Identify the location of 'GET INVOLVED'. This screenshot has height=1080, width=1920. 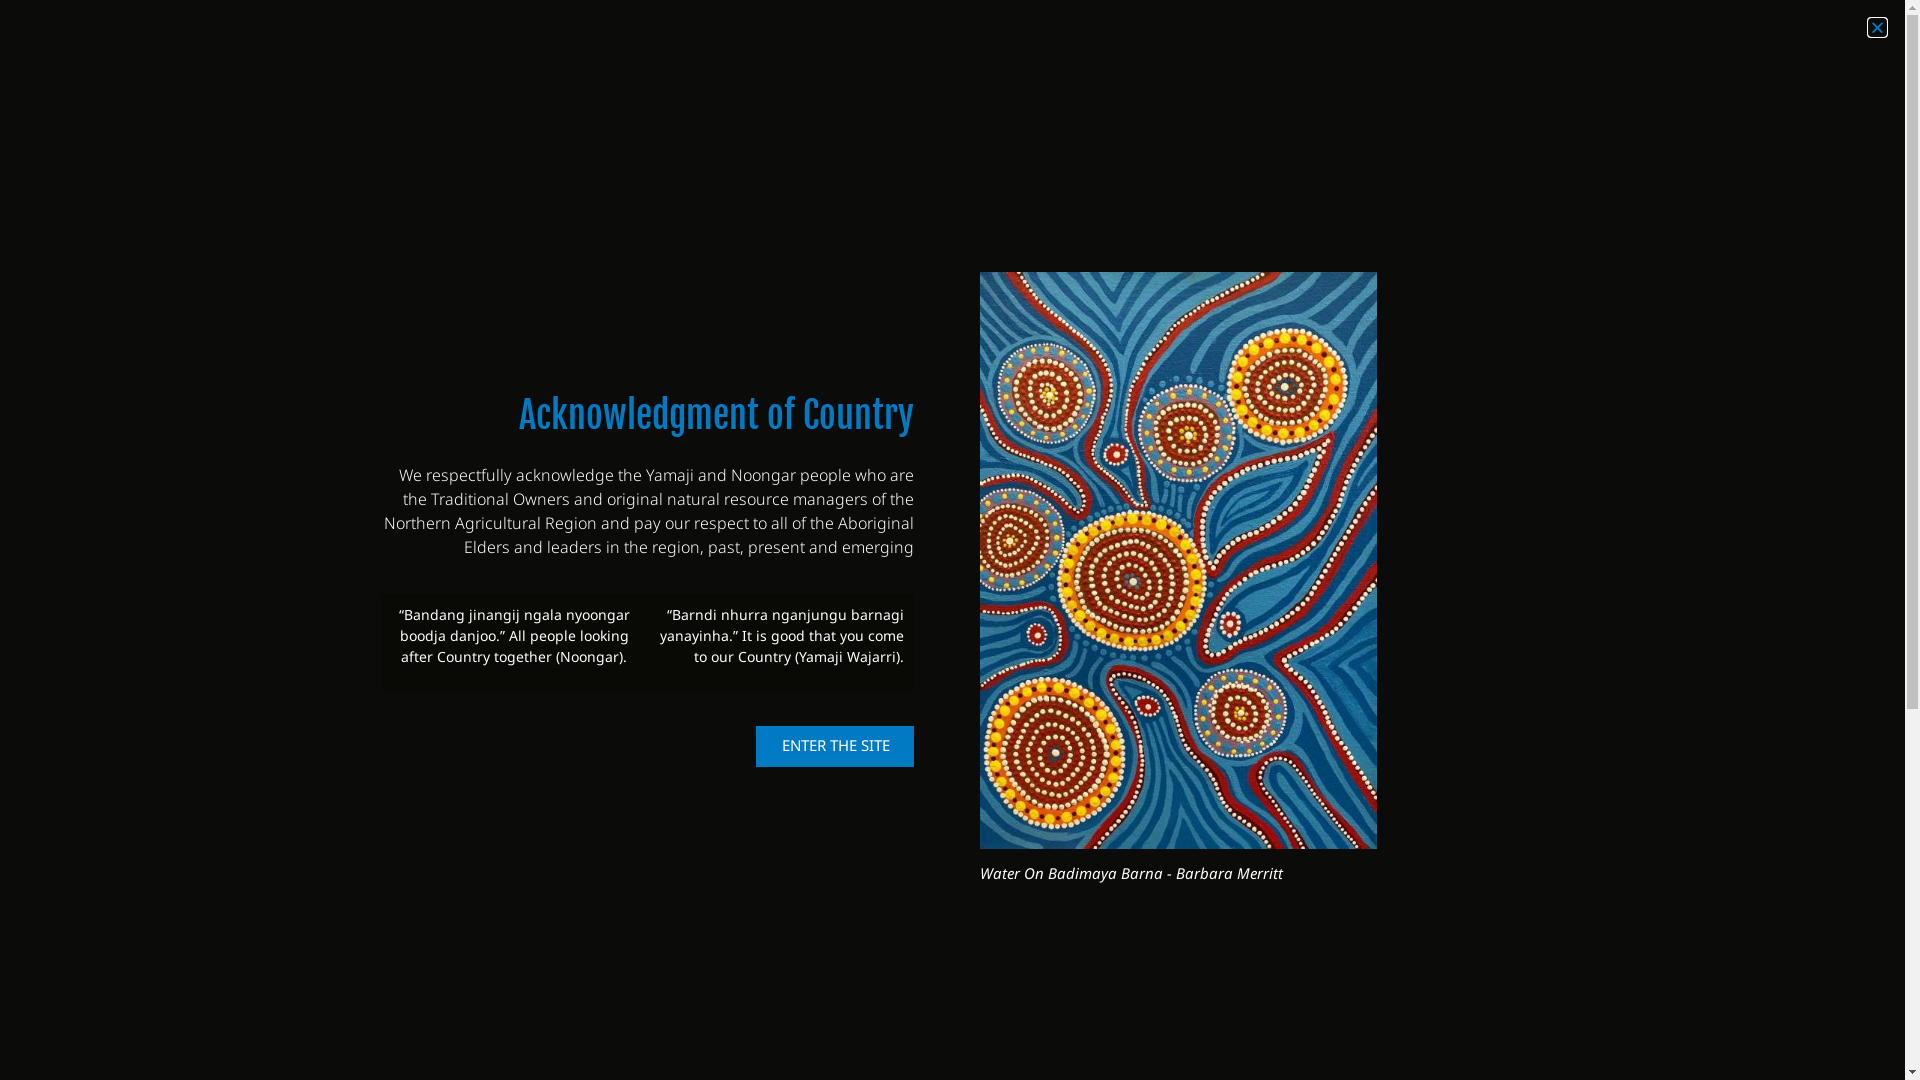
(1699, 103).